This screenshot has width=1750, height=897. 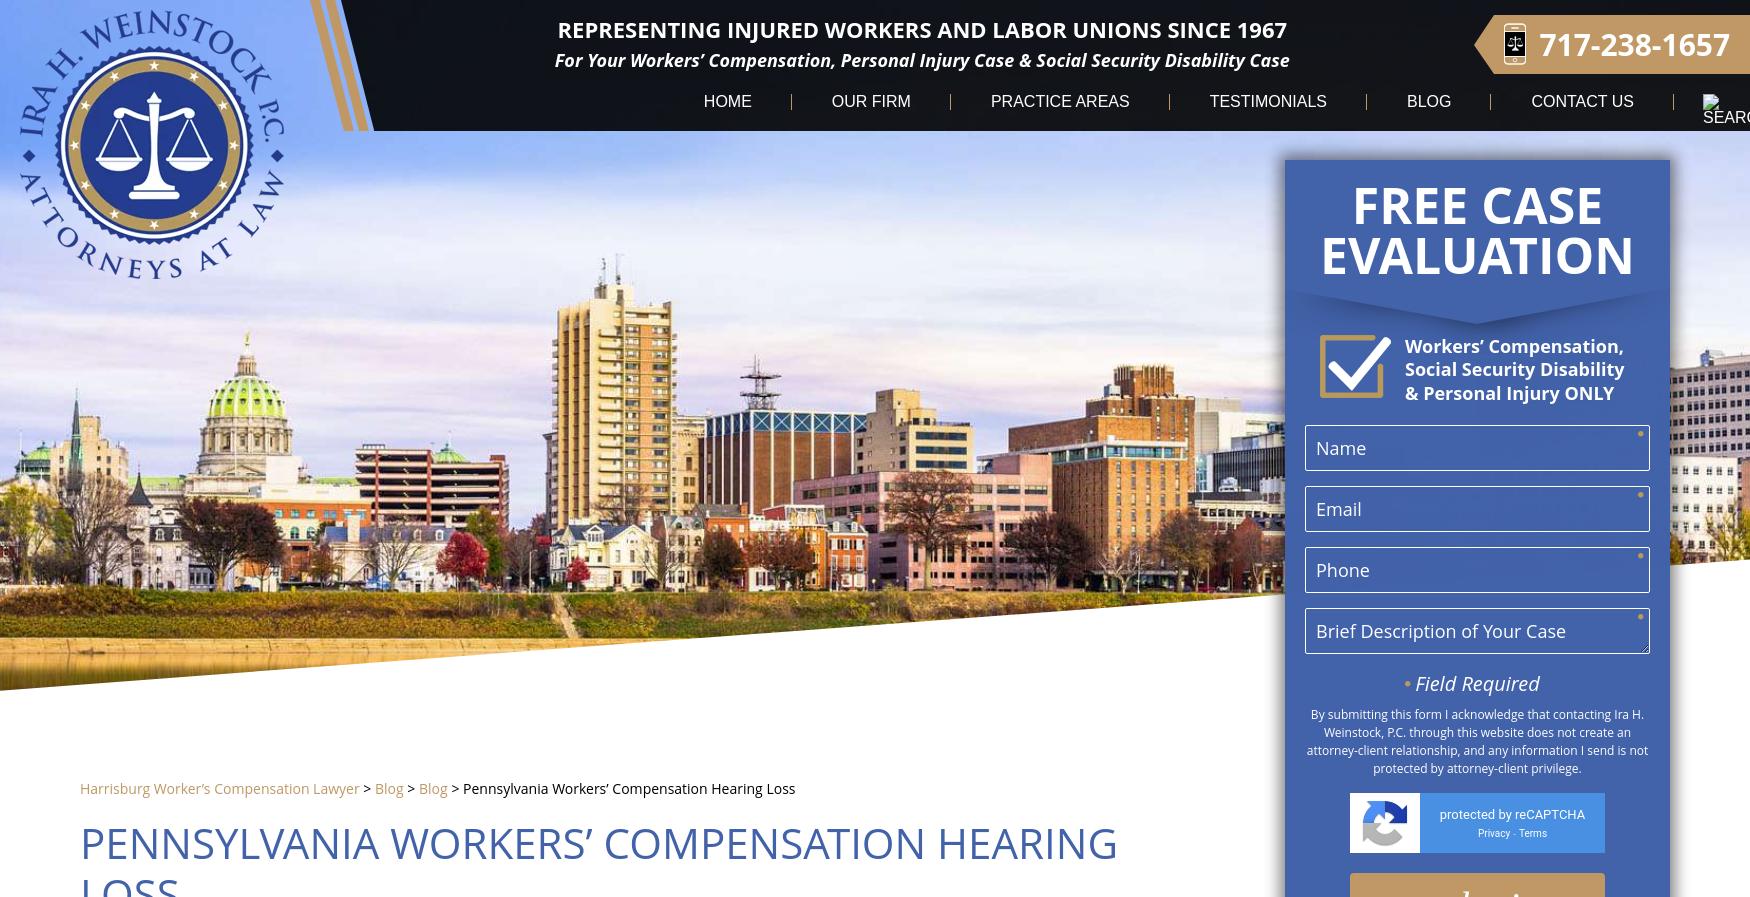 What do you see at coordinates (1493, 833) in the screenshot?
I see `'Privacy'` at bounding box center [1493, 833].